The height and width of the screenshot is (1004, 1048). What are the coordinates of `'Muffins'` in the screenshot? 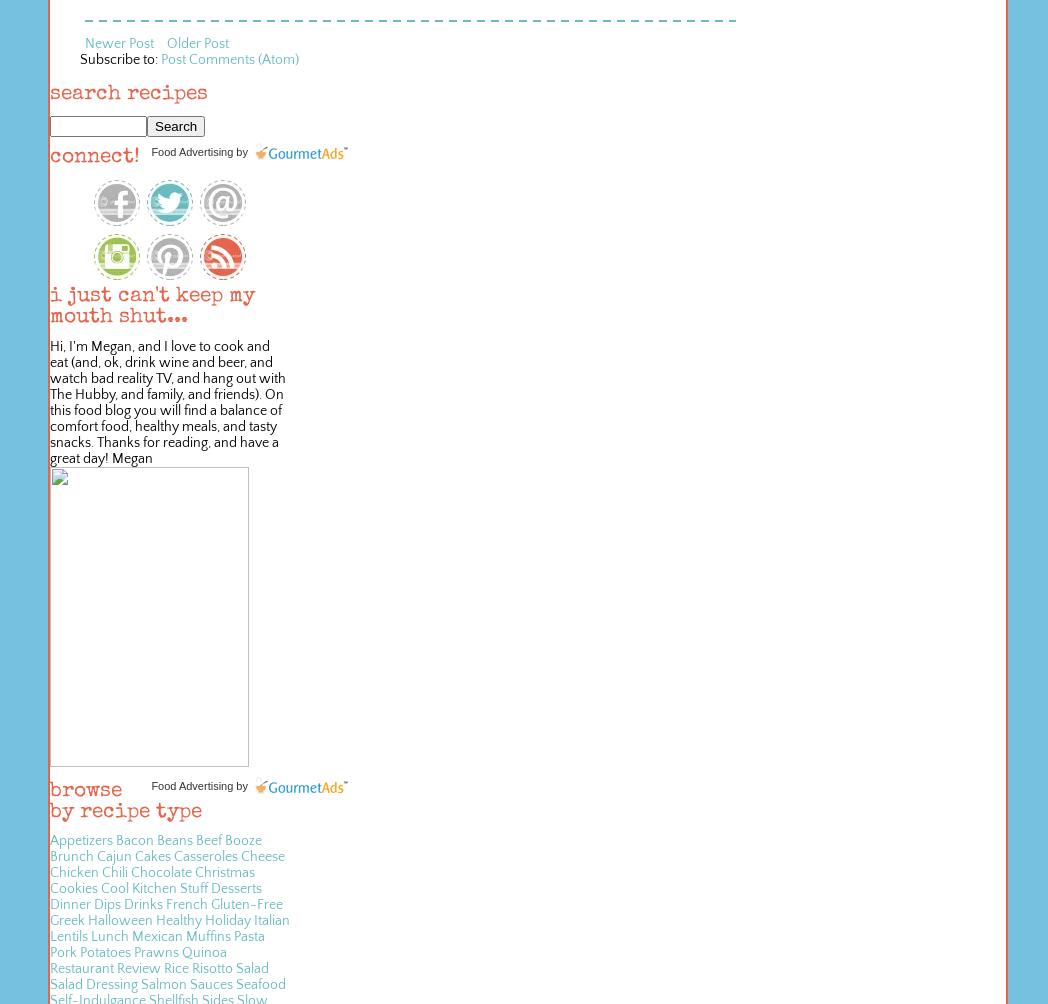 It's located at (185, 936).